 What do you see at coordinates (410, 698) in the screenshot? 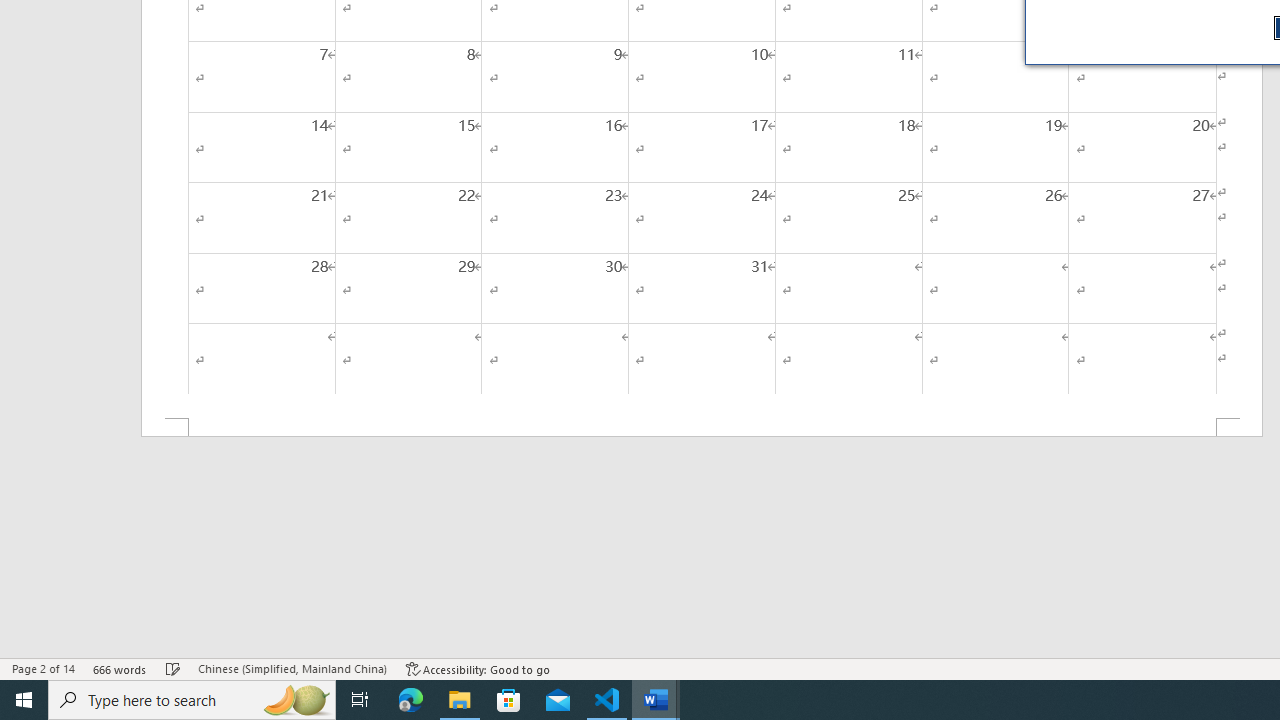
I see `'Microsoft Edge'` at bounding box center [410, 698].